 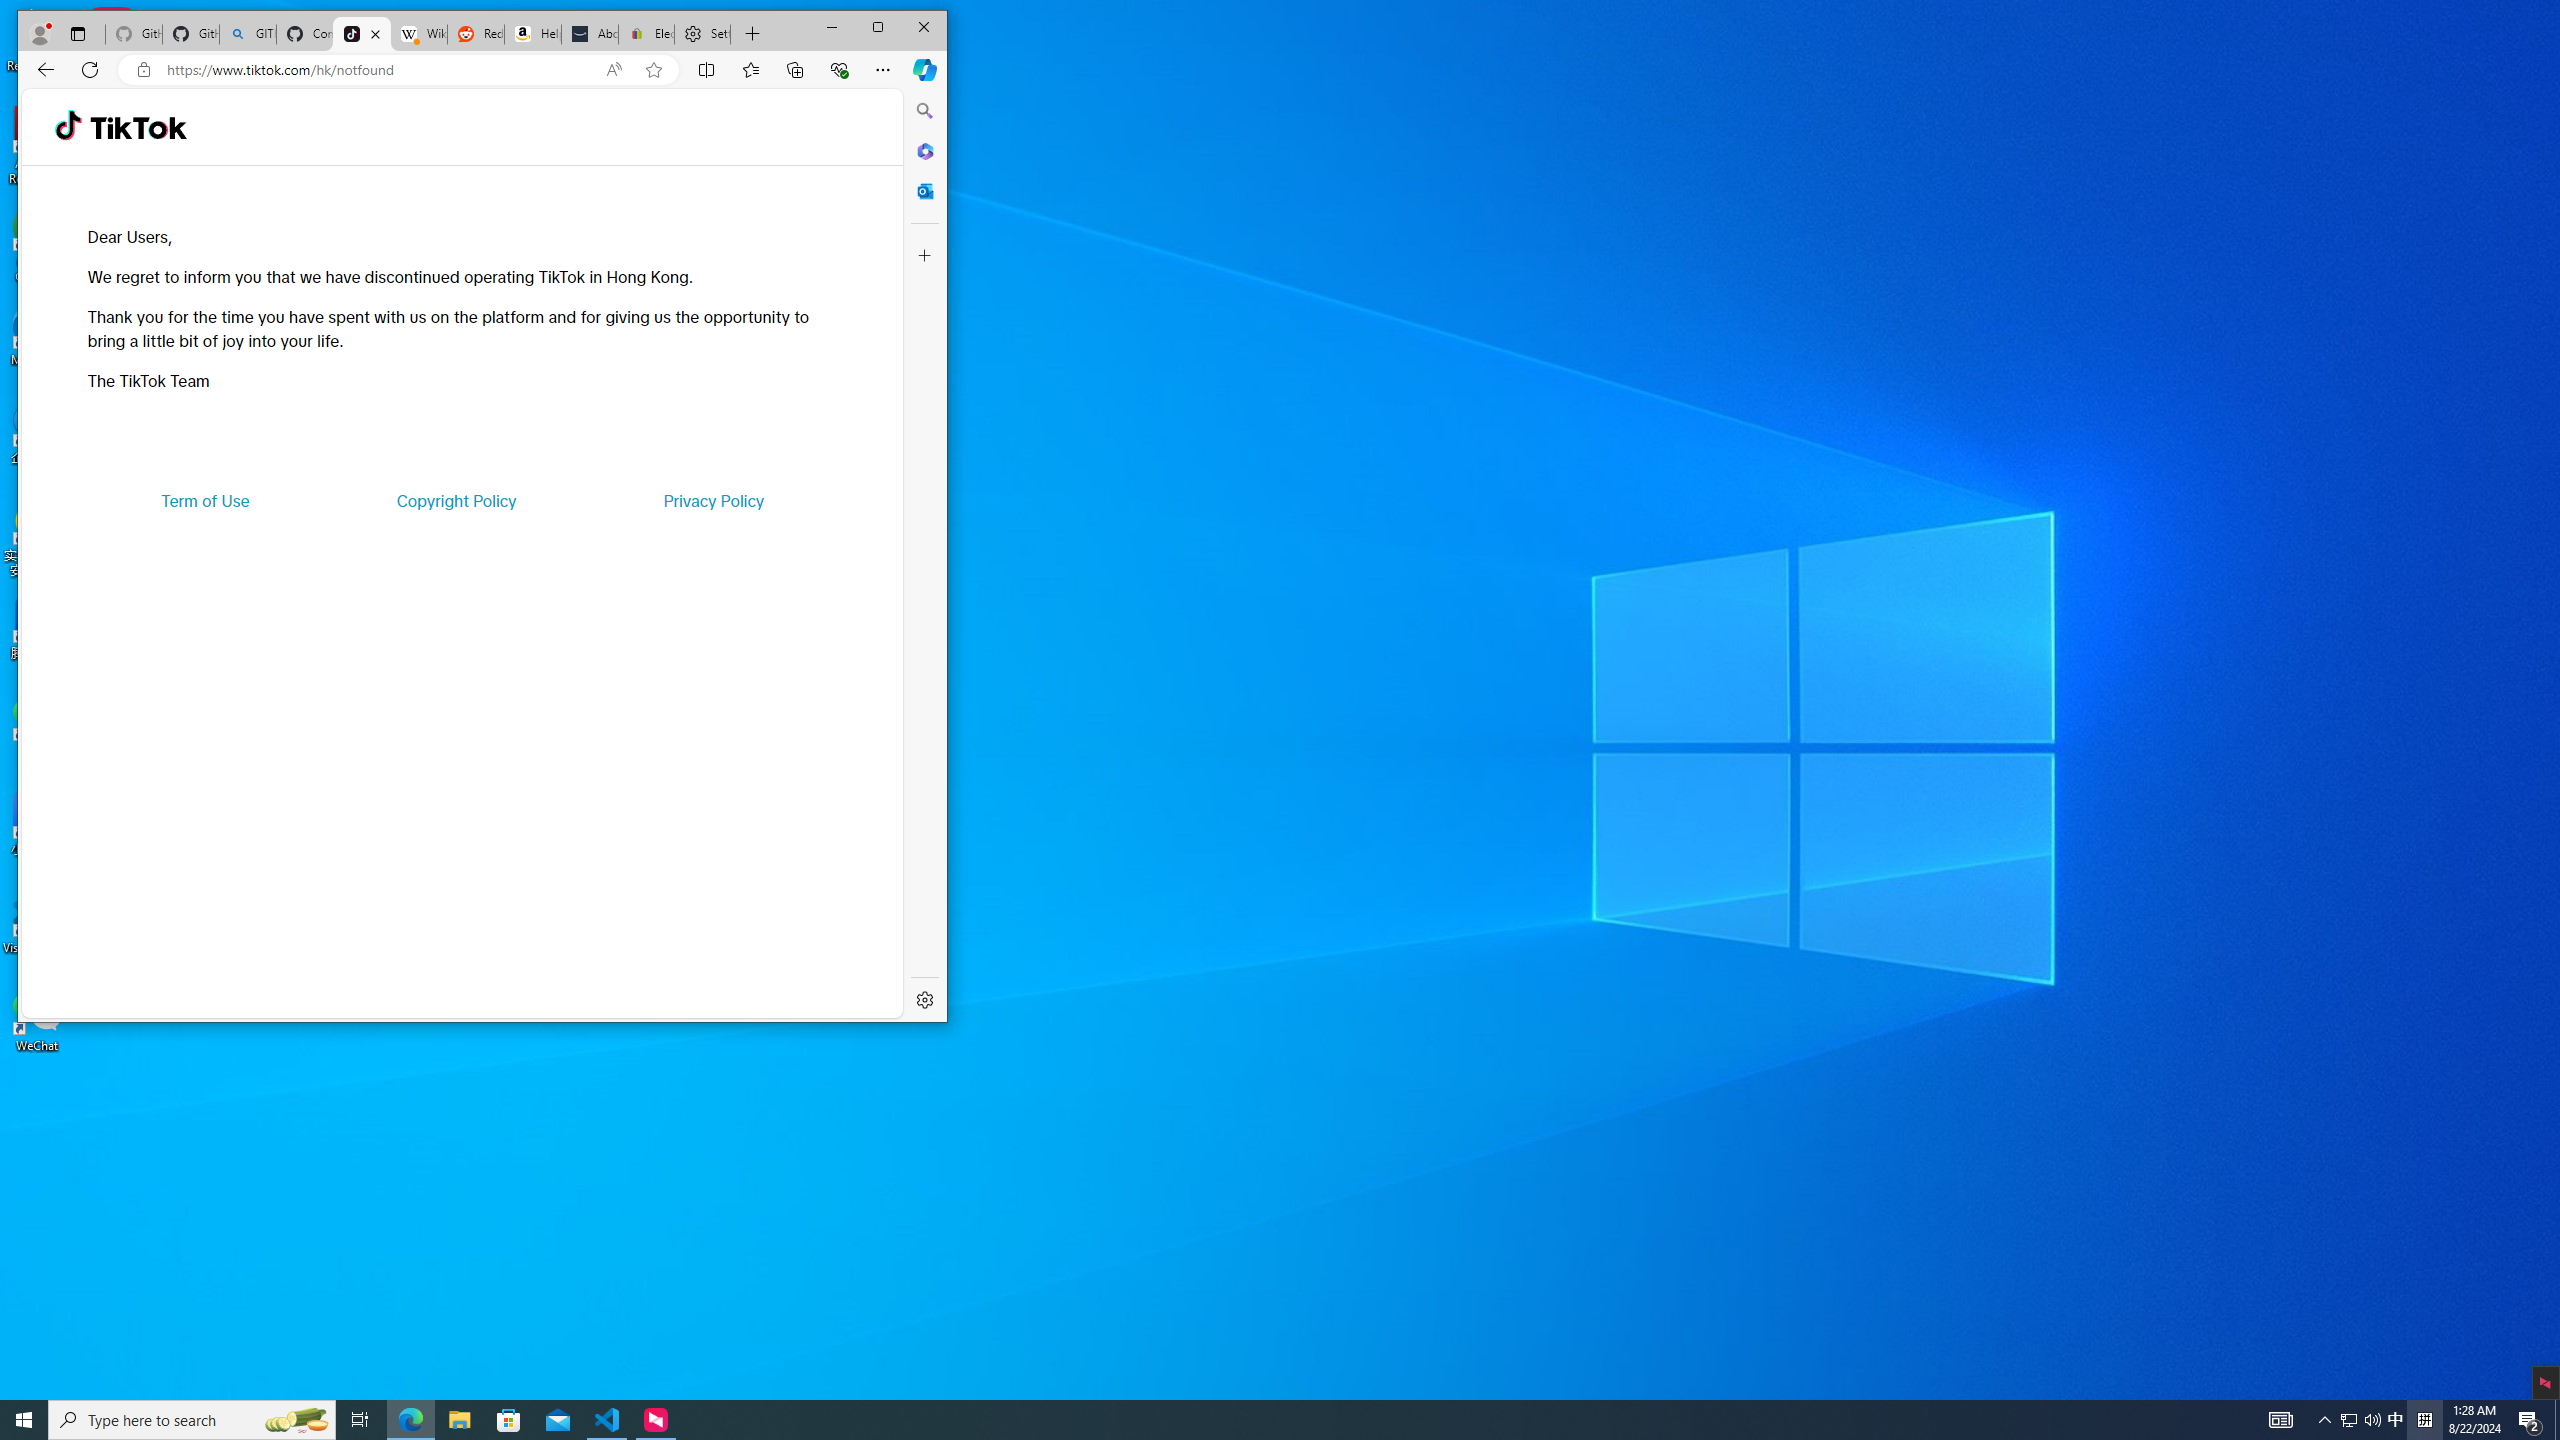 What do you see at coordinates (2279, 1418) in the screenshot?
I see `'AutomationID: 4105'` at bounding box center [2279, 1418].